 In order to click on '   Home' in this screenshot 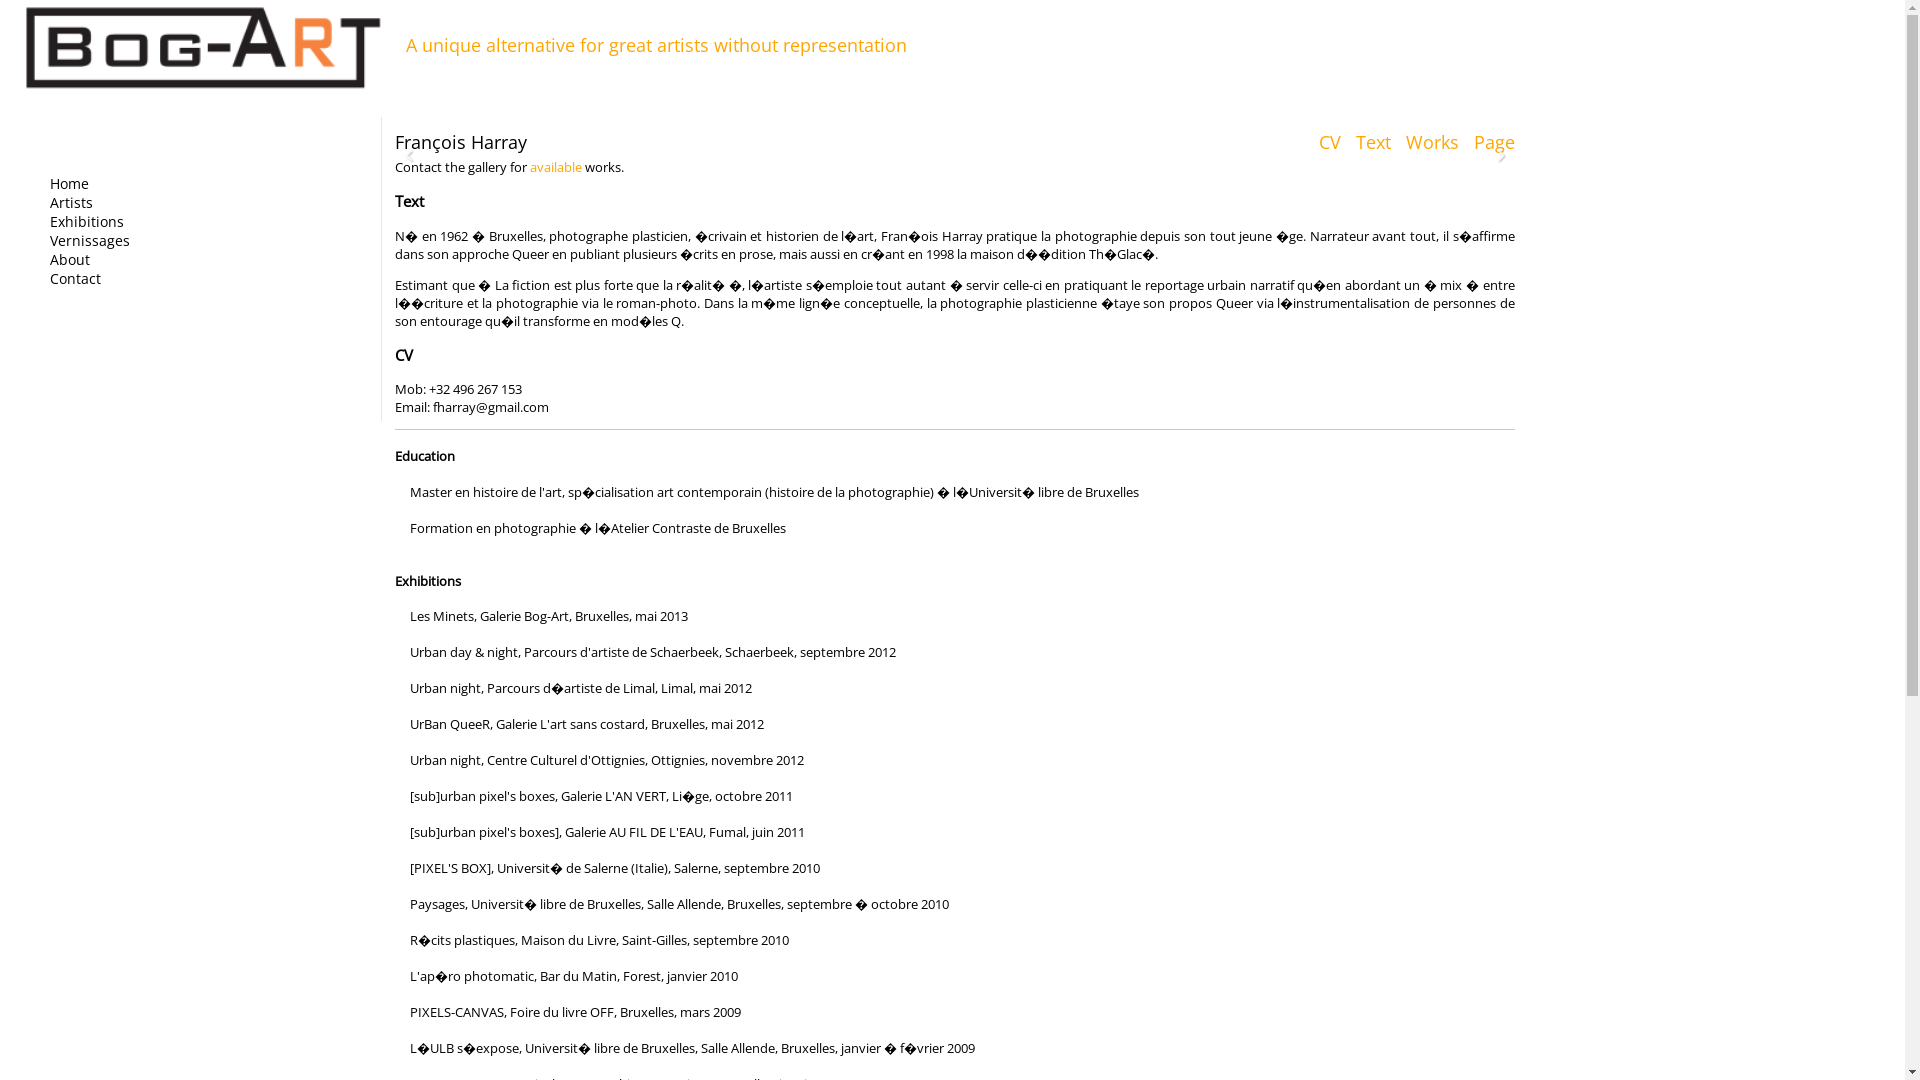, I will do `click(38, 183)`.